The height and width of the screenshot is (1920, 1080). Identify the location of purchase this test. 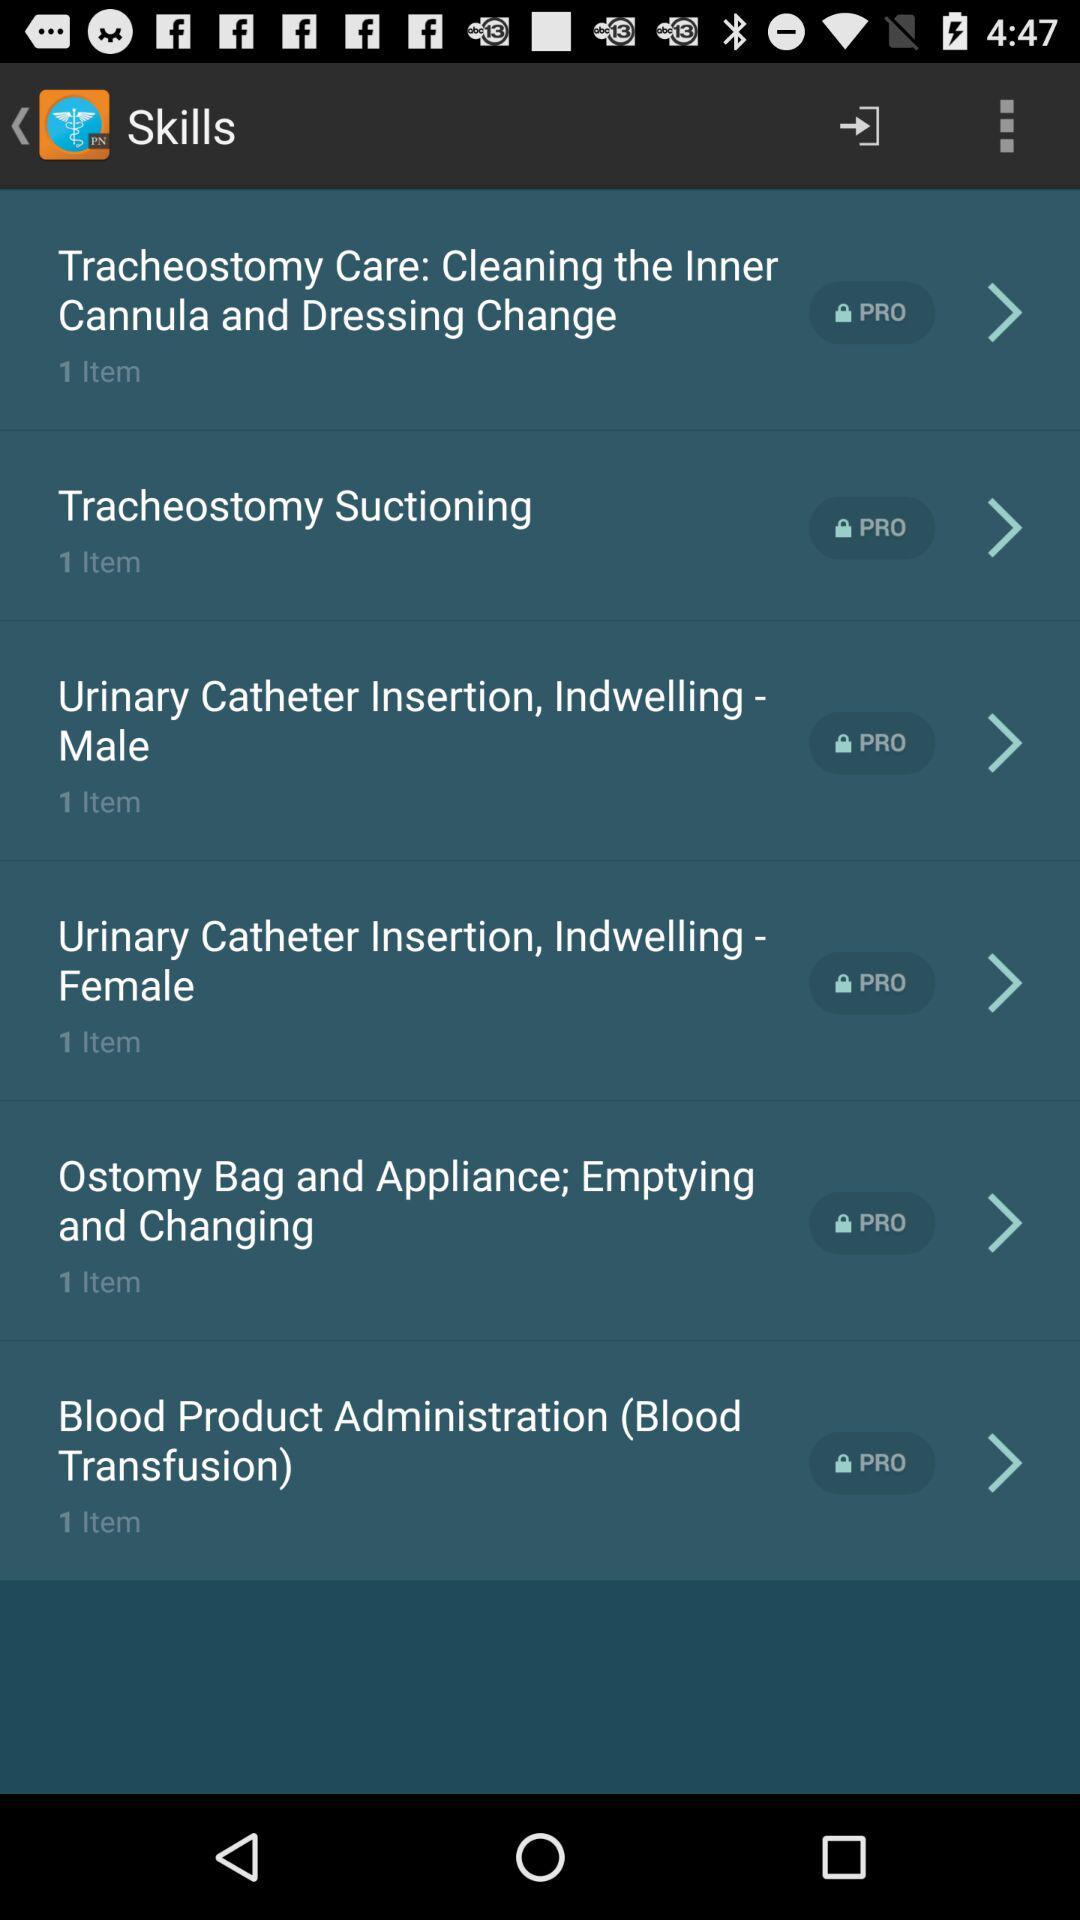
(871, 983).